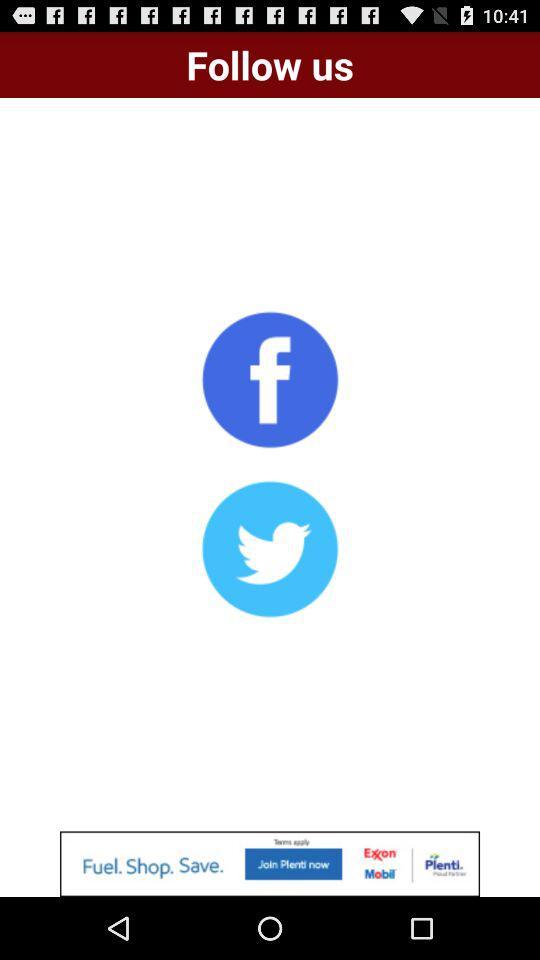 The image size is (540, 960). What do you see at coordinates (270, 549) in the screenshot?
I see `twitter` at bounding box center [270, 549].